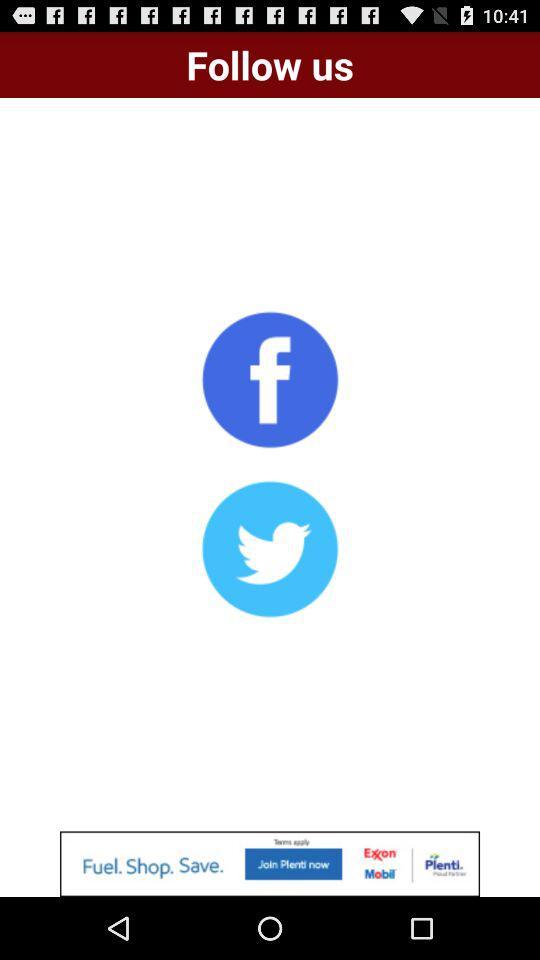 The image size is (540, 960). What do you see at coordinates (270, 549) in the screenshot?
I see `twitter` at bounding box center [270, 549].